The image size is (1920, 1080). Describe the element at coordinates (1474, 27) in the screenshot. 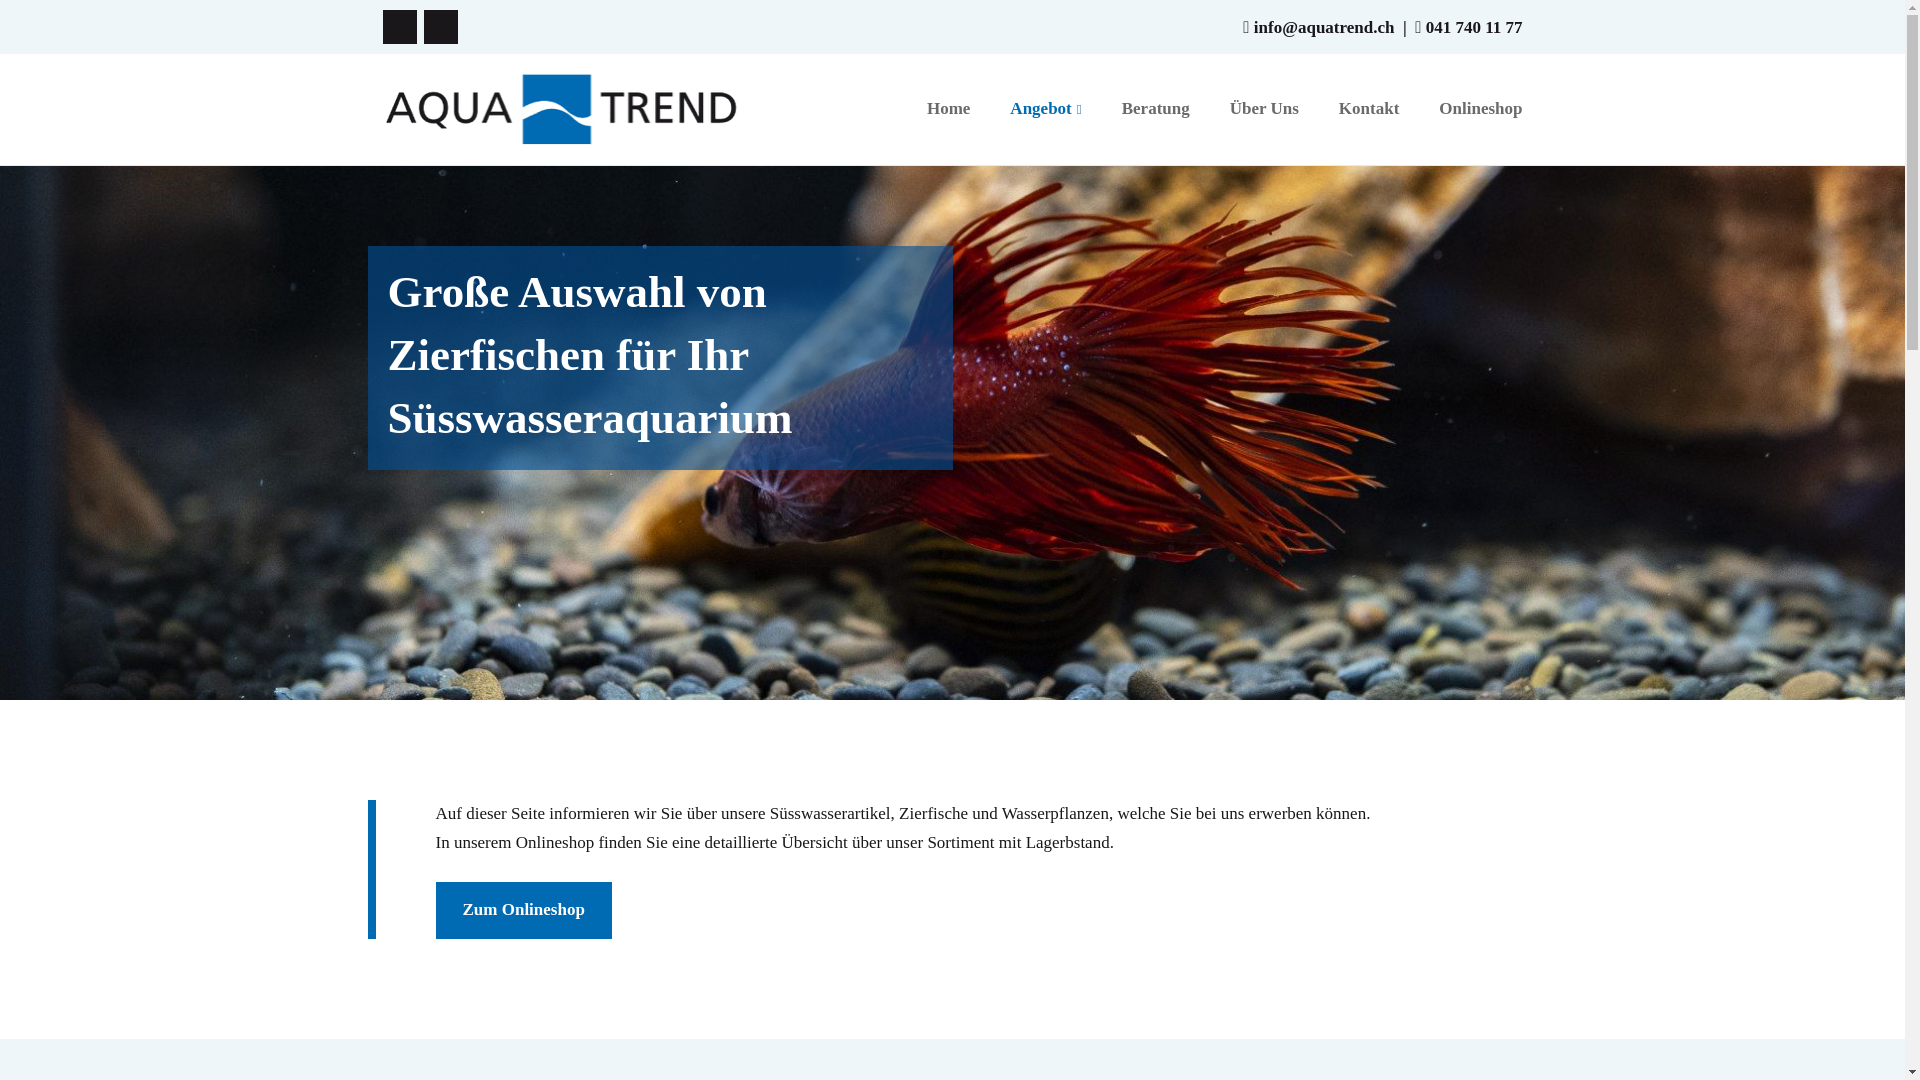

I see `'041 740 11 77'` at that location.